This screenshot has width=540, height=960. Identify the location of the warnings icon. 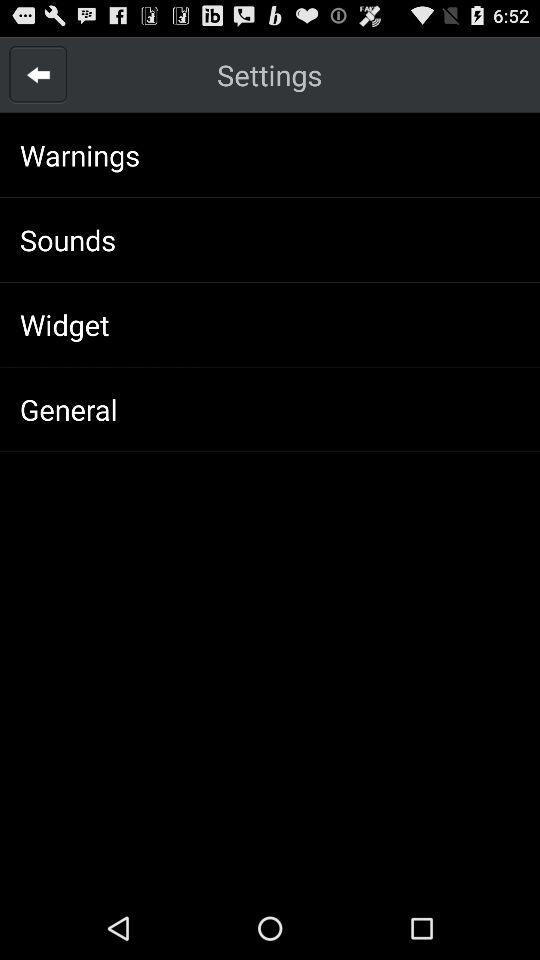
(79, 154).